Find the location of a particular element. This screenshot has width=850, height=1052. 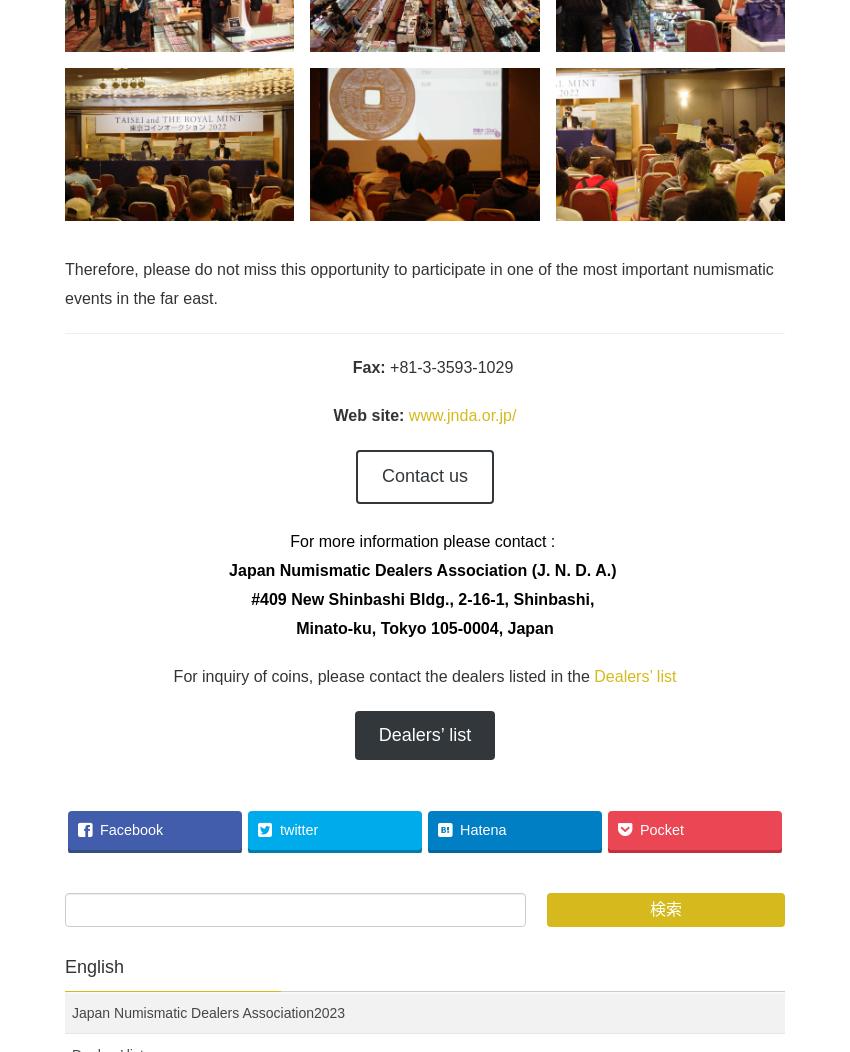

'For more information please contact :' is located at coordinates (424, 541).